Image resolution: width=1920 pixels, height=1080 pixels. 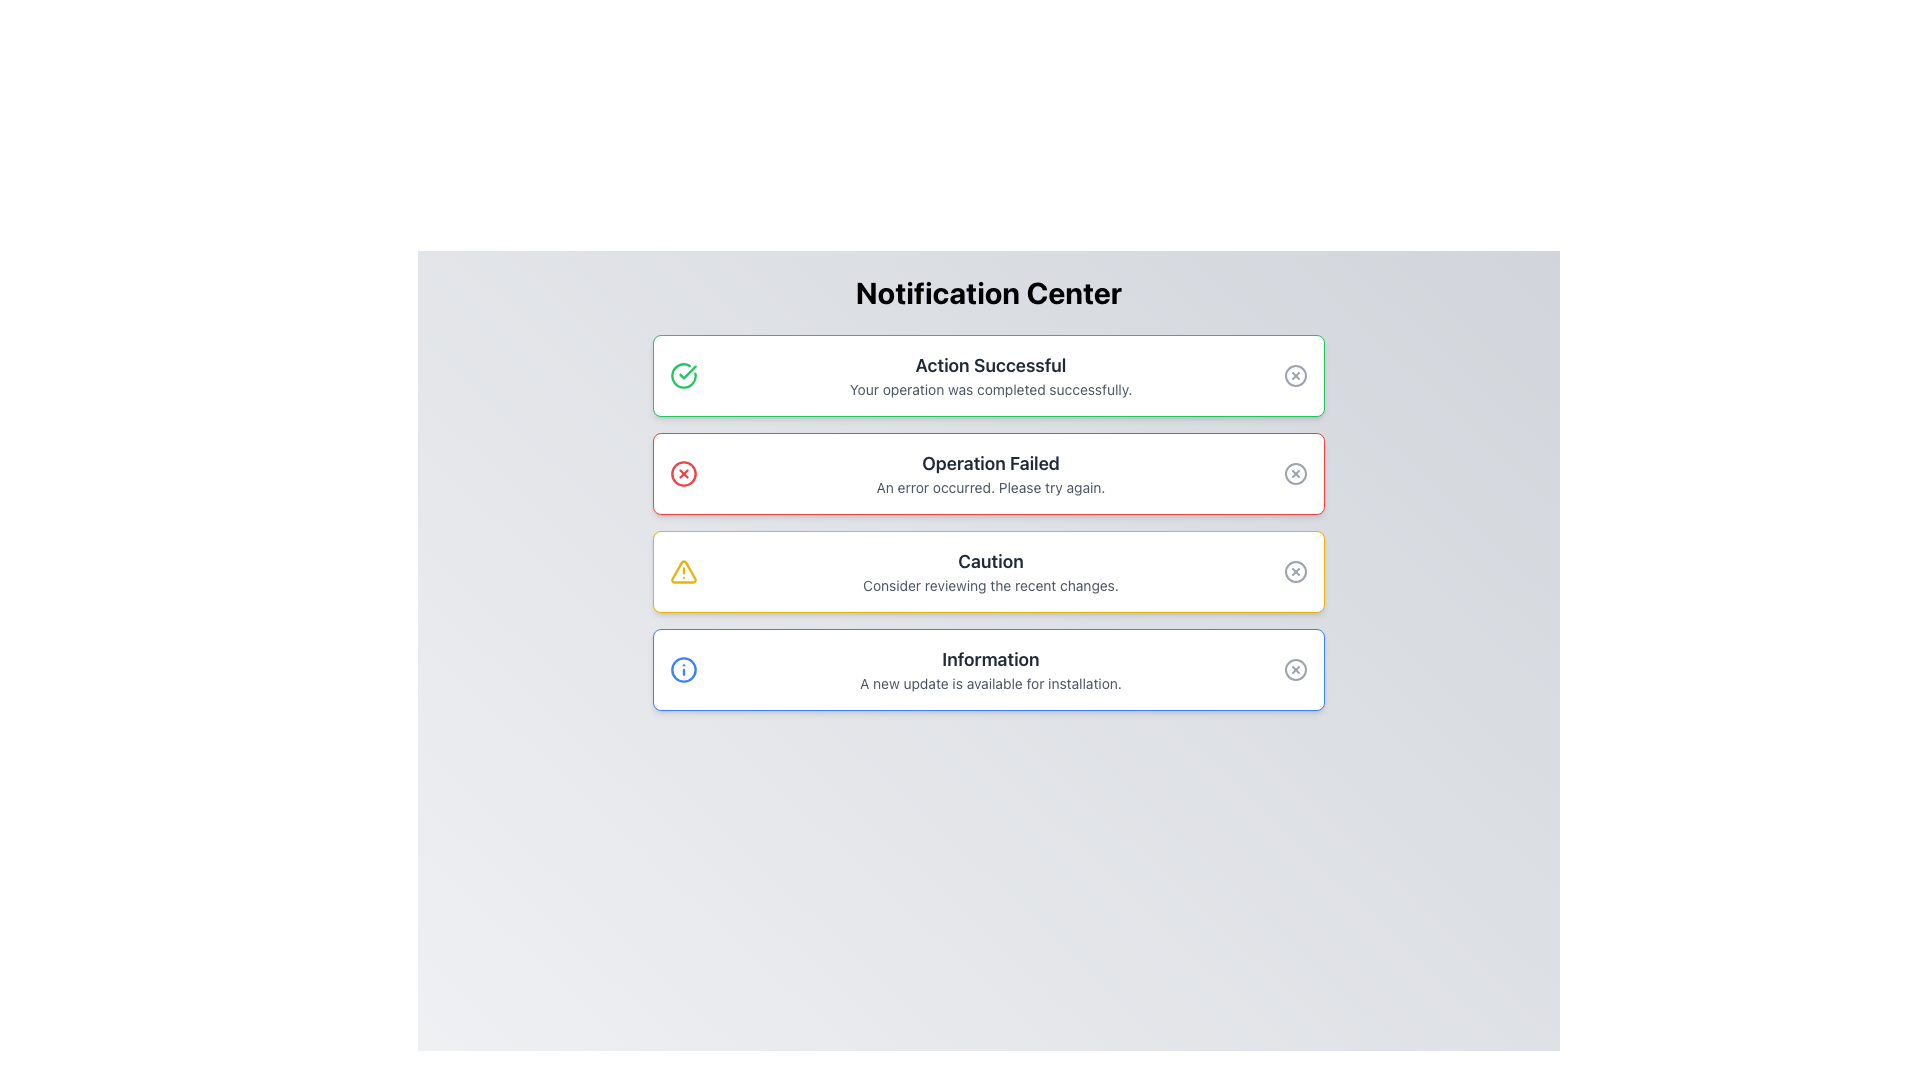 What do you see at coordinates (1296, 375) in the screenshot?
I see `the circular close button with a cross (X) mark inside, located at the upper-right corner of the green-bordered notification box labeled 'Action Successful'` at bounding box center [1296, 375].